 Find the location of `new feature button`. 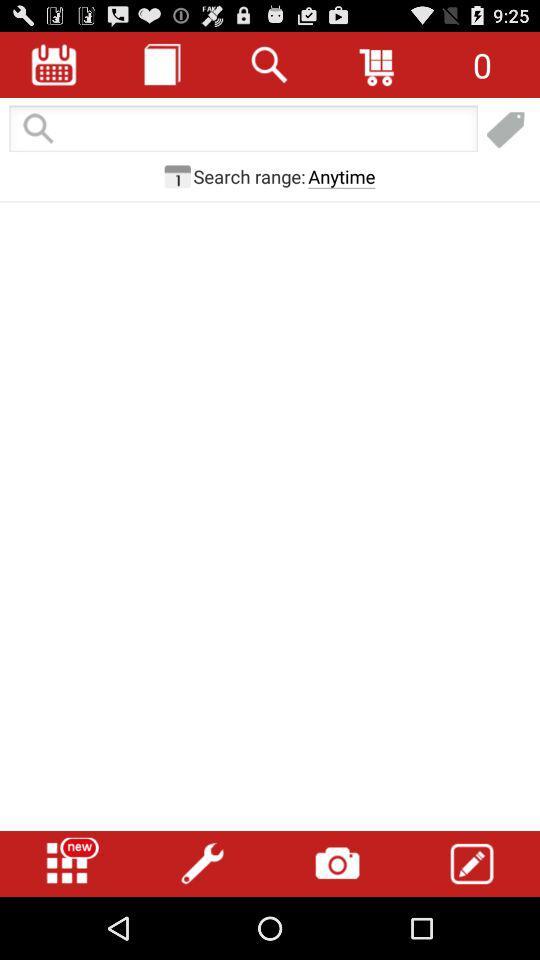

new feature button is located at coordinates (67, 863).